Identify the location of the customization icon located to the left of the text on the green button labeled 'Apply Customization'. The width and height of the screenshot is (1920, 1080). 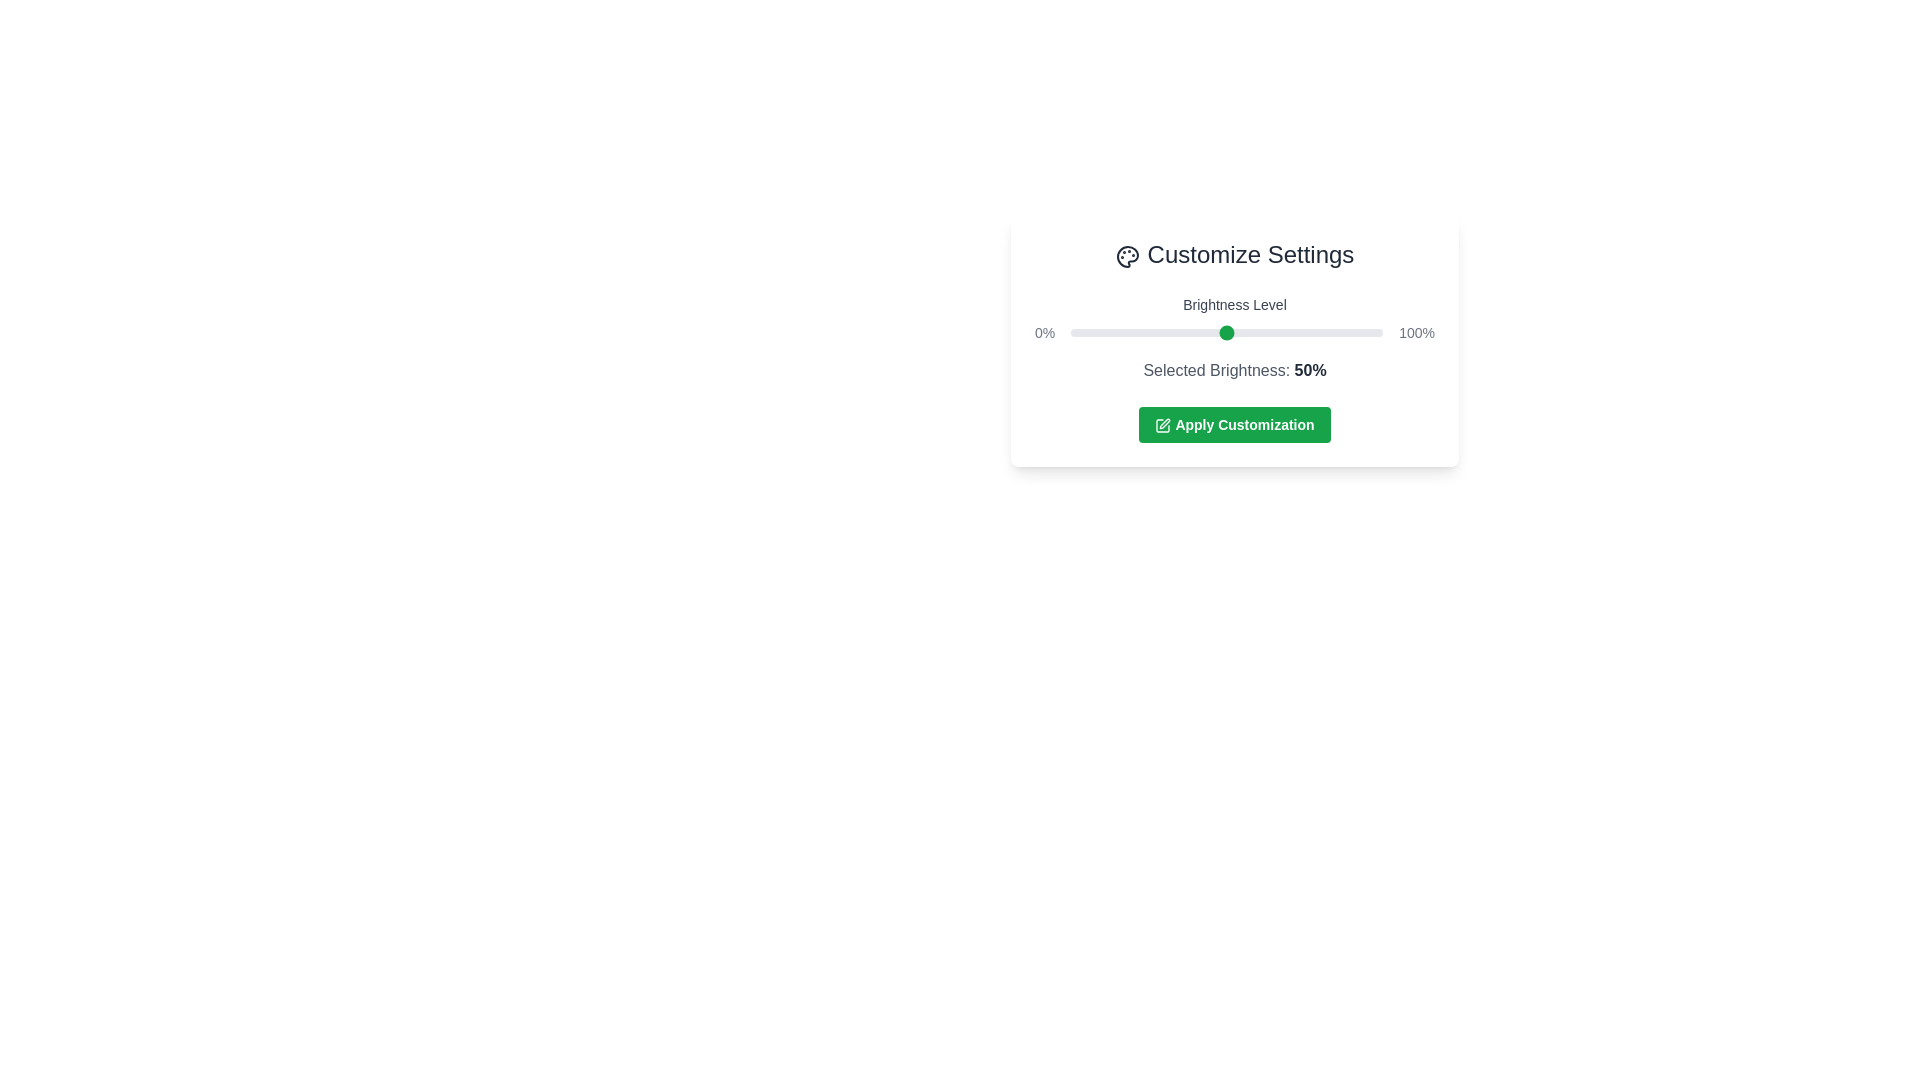
(1163, 425).